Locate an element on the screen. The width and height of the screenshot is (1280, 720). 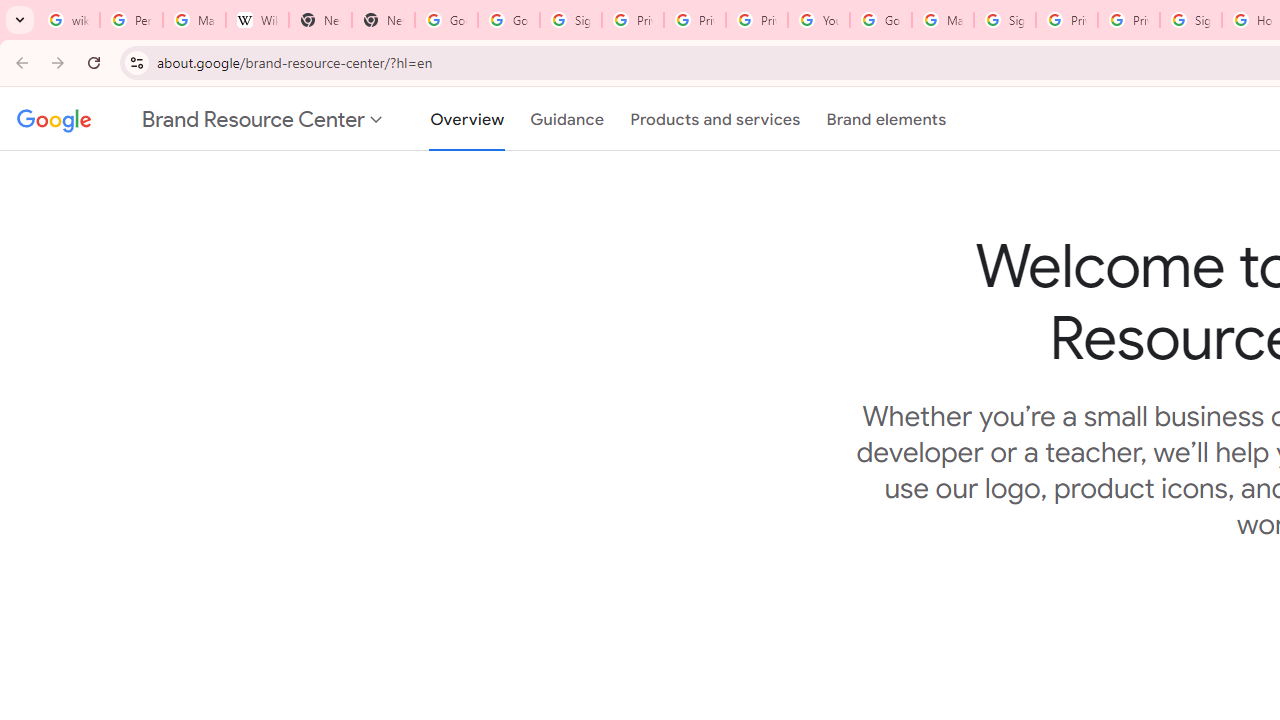
'Reload' is located at coordinates (93, 61).